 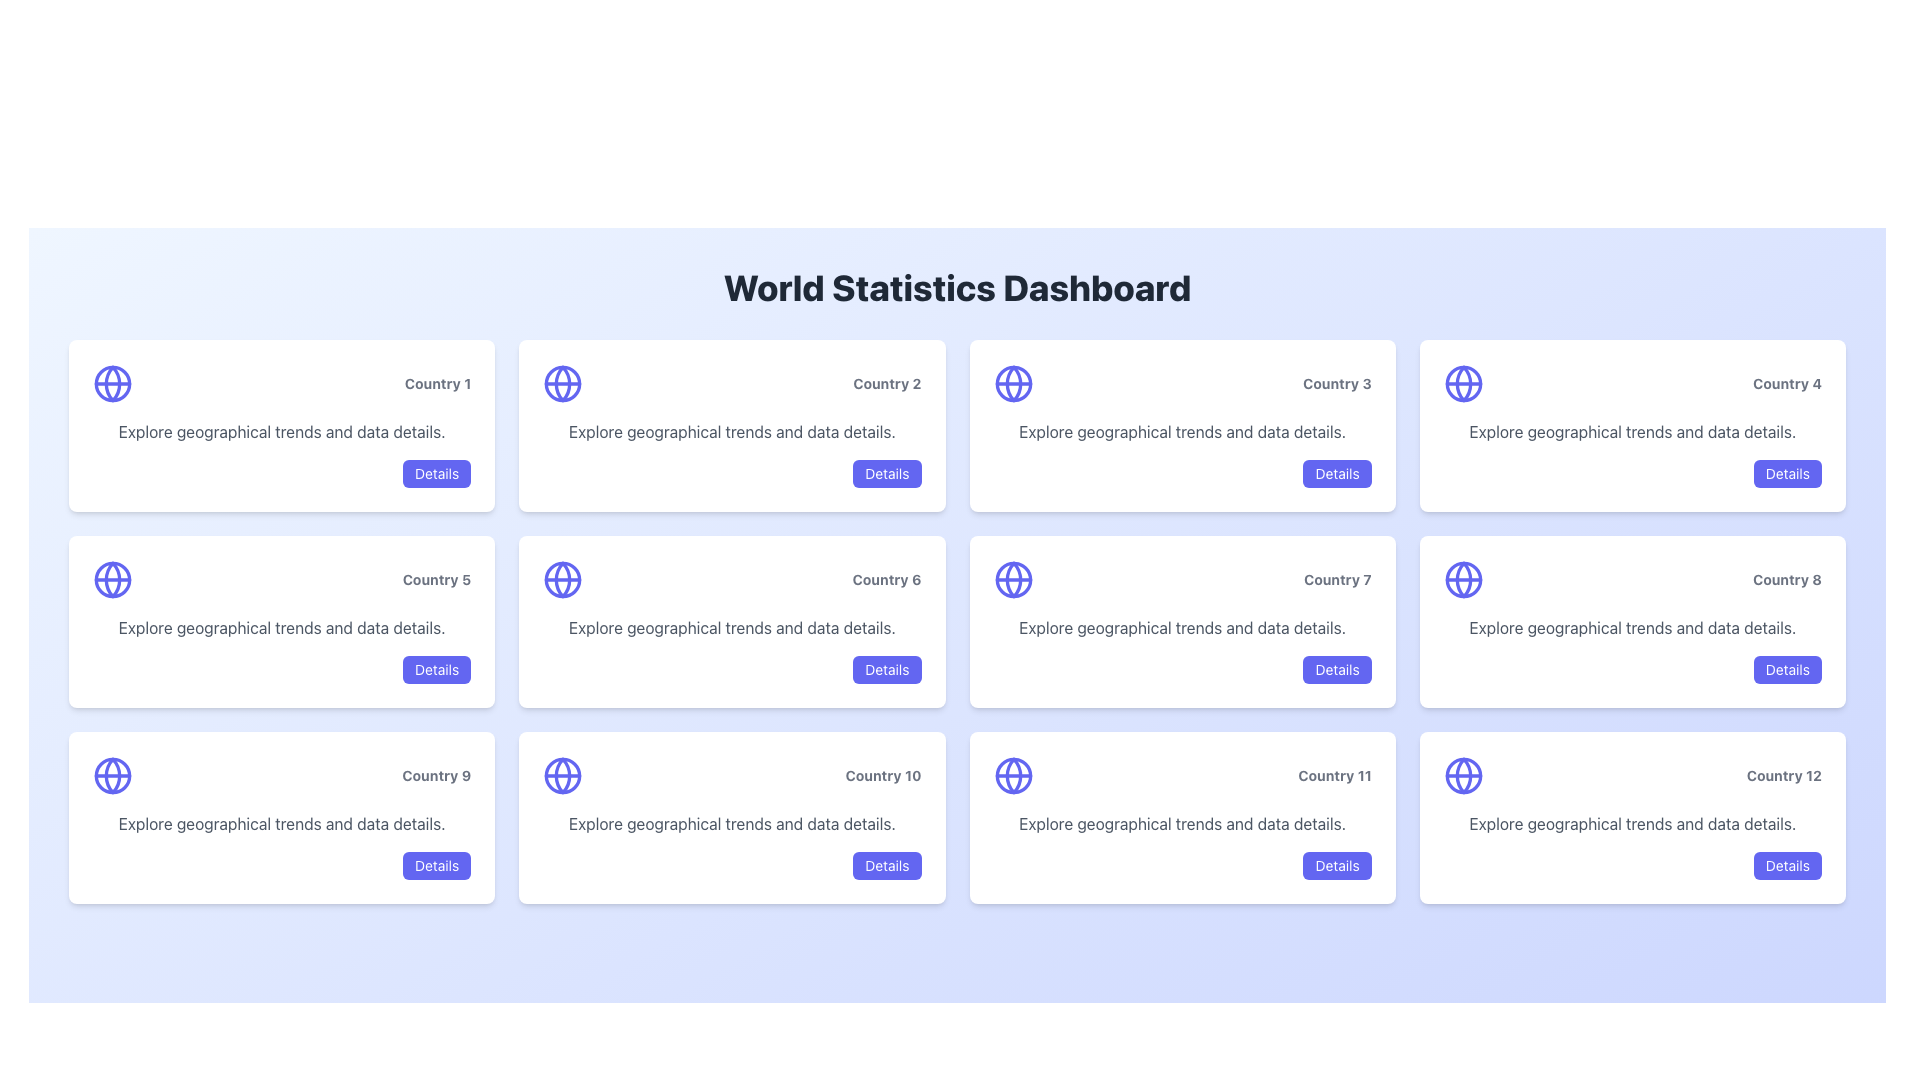 What do you see at coordinates (886, 865) in the screenshot?
I see `the 'Details' button with a purple background and white text located at the lower-right corner of the card labeled 'Country 10'` at bounding box center [886, 865].